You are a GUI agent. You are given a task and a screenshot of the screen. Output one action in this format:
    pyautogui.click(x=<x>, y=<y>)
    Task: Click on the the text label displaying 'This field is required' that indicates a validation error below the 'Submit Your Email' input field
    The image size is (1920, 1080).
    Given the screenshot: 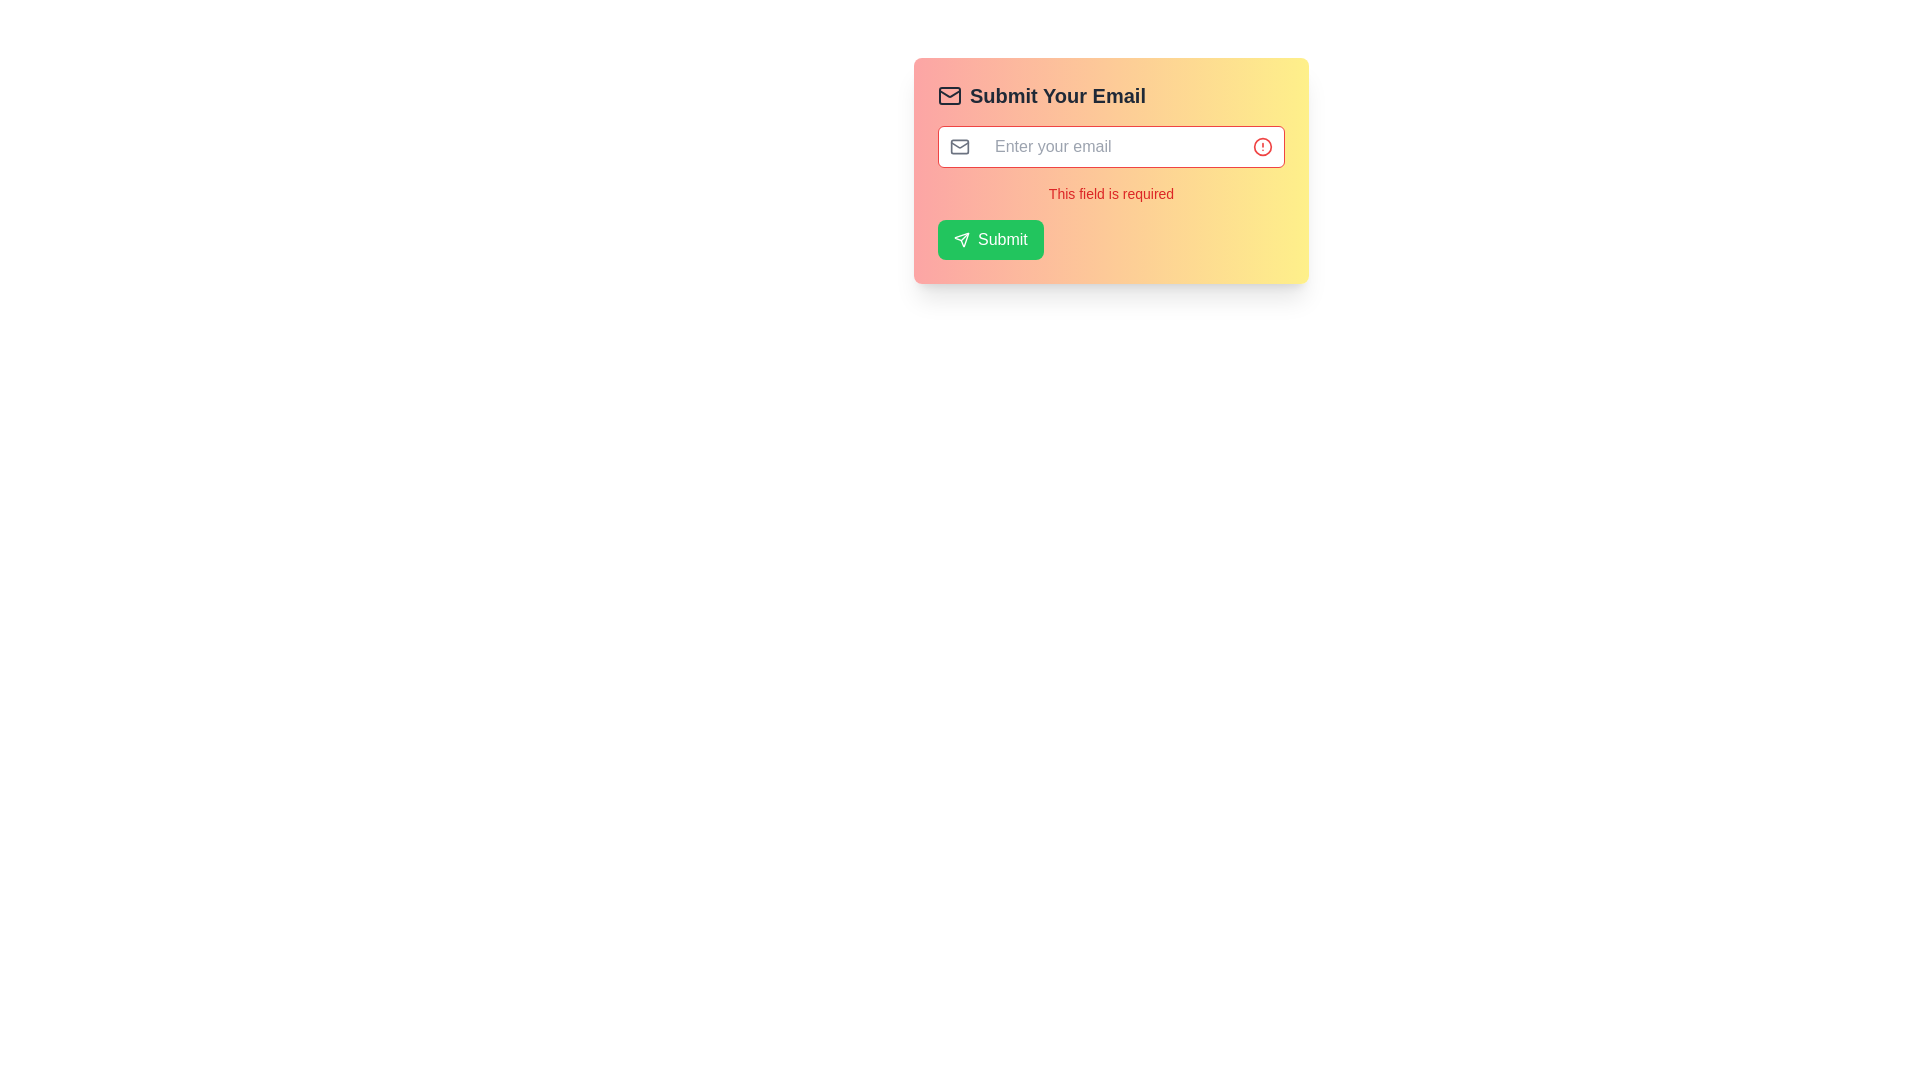 What is the action you would take?
    pyautogui.click(x=1110, y=193)
    